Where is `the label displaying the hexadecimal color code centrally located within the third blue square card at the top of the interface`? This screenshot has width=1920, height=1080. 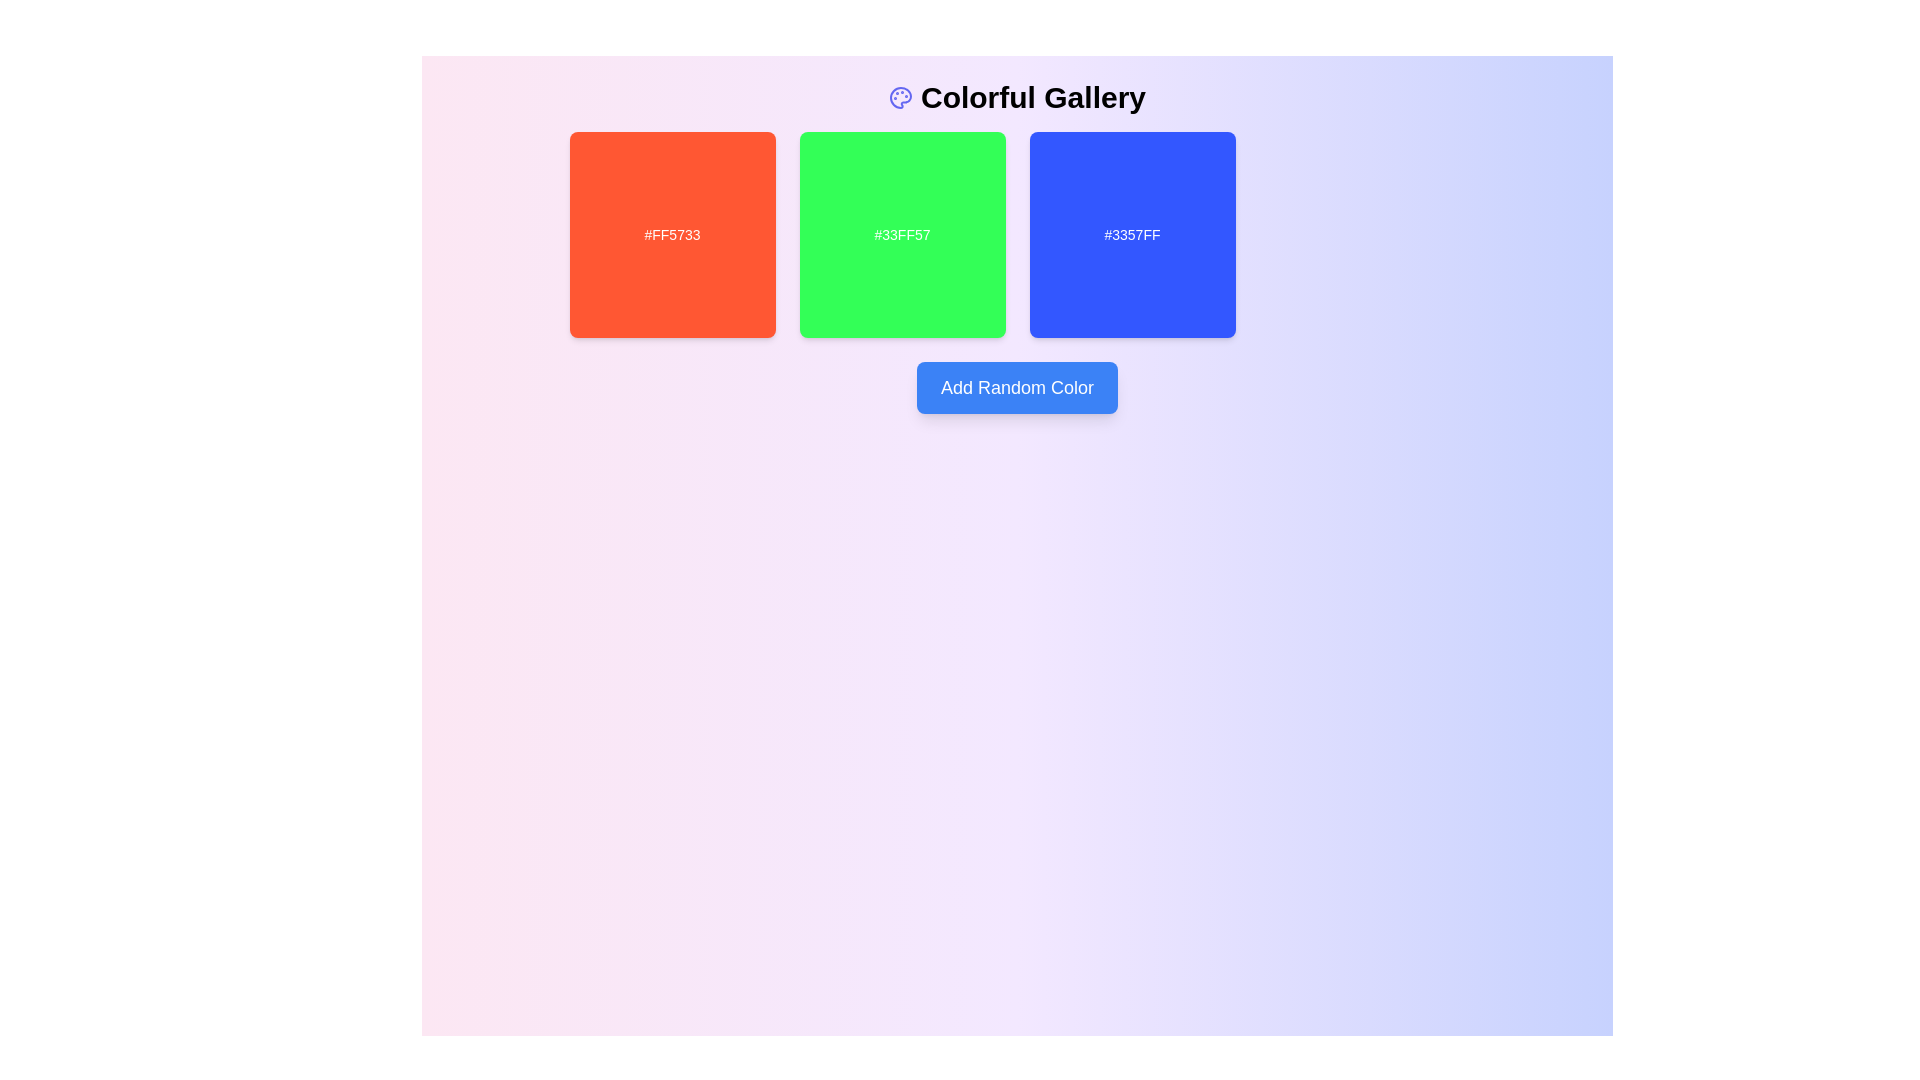
the label displaying the hexadecimal color code centrally located within the third blue square card at the top of the interface is located at coordinates (1132, 234).